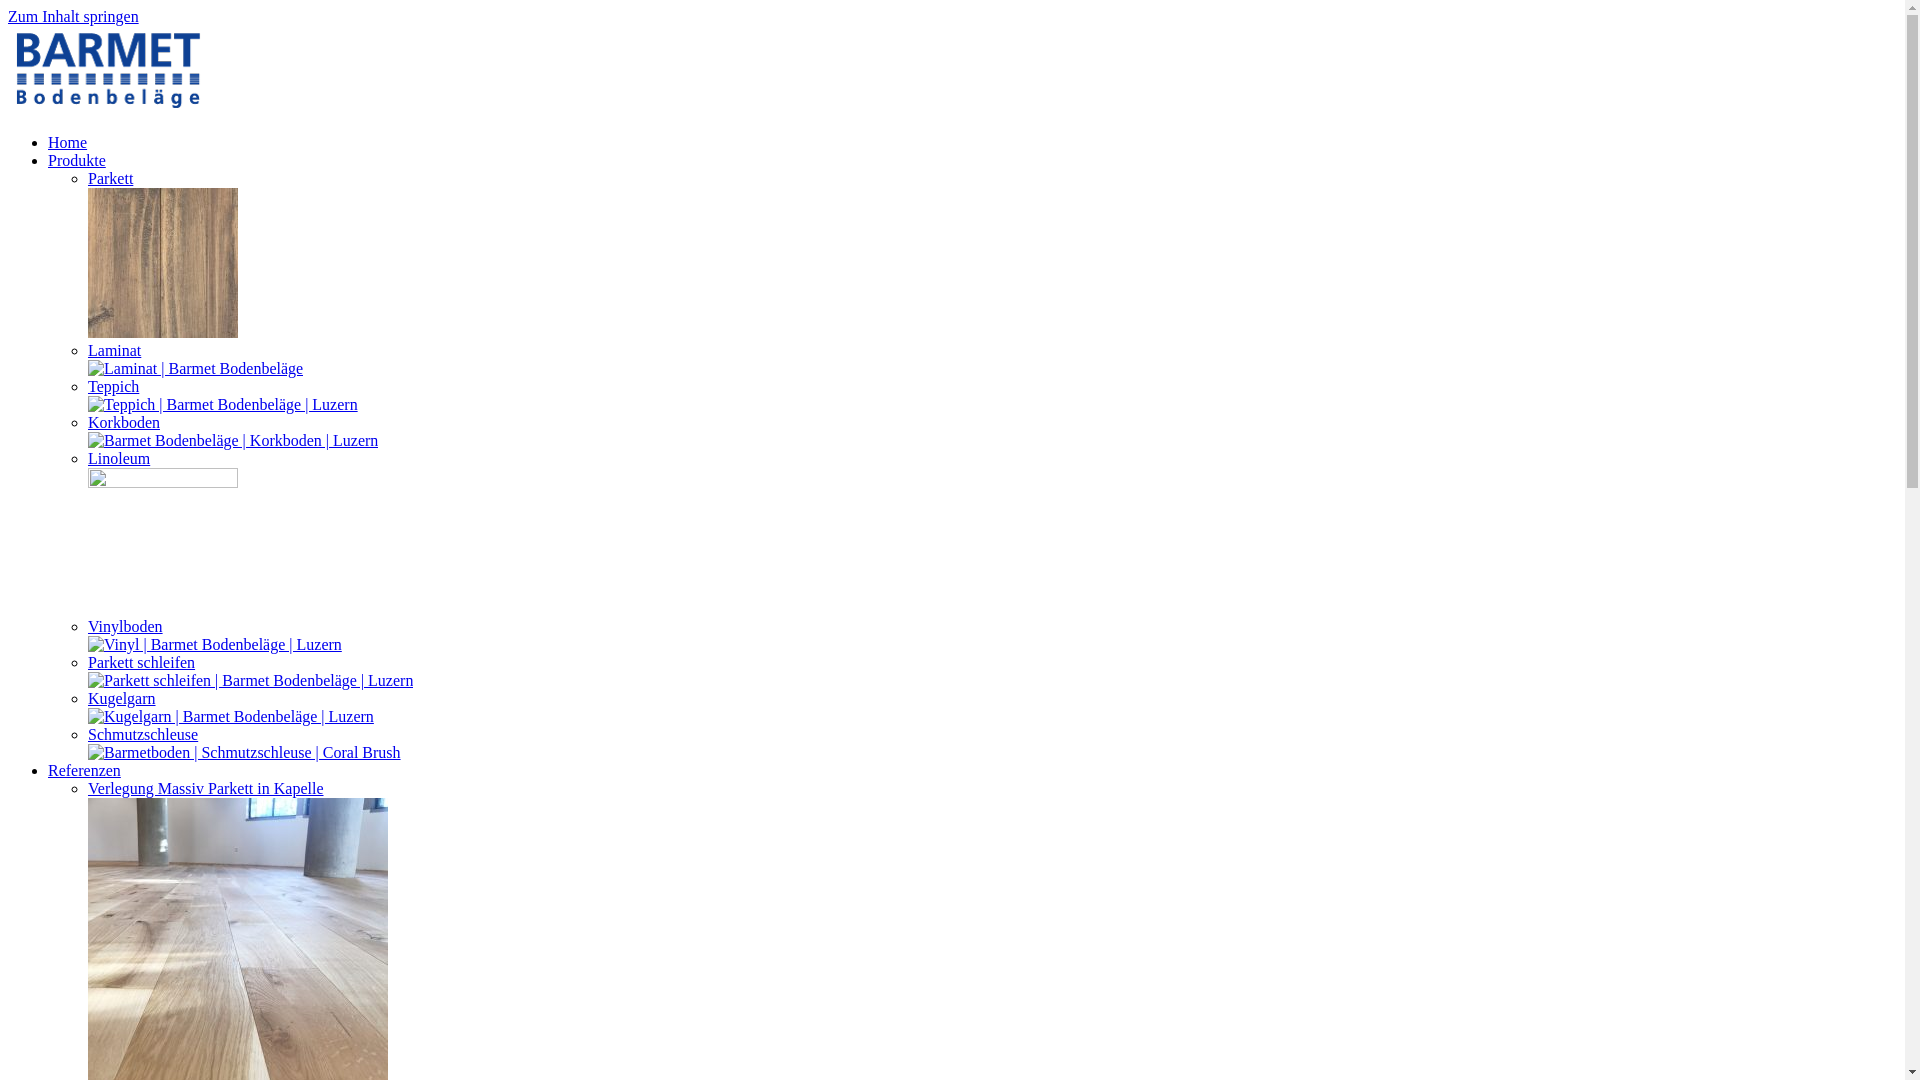 Image resolution: width=1920 pixels, height=1080 pixels. What do you see at coordinates (142, 734) in the screenshot?
I see `'Schmutzschleuse'` at bounding box center [142, 734].